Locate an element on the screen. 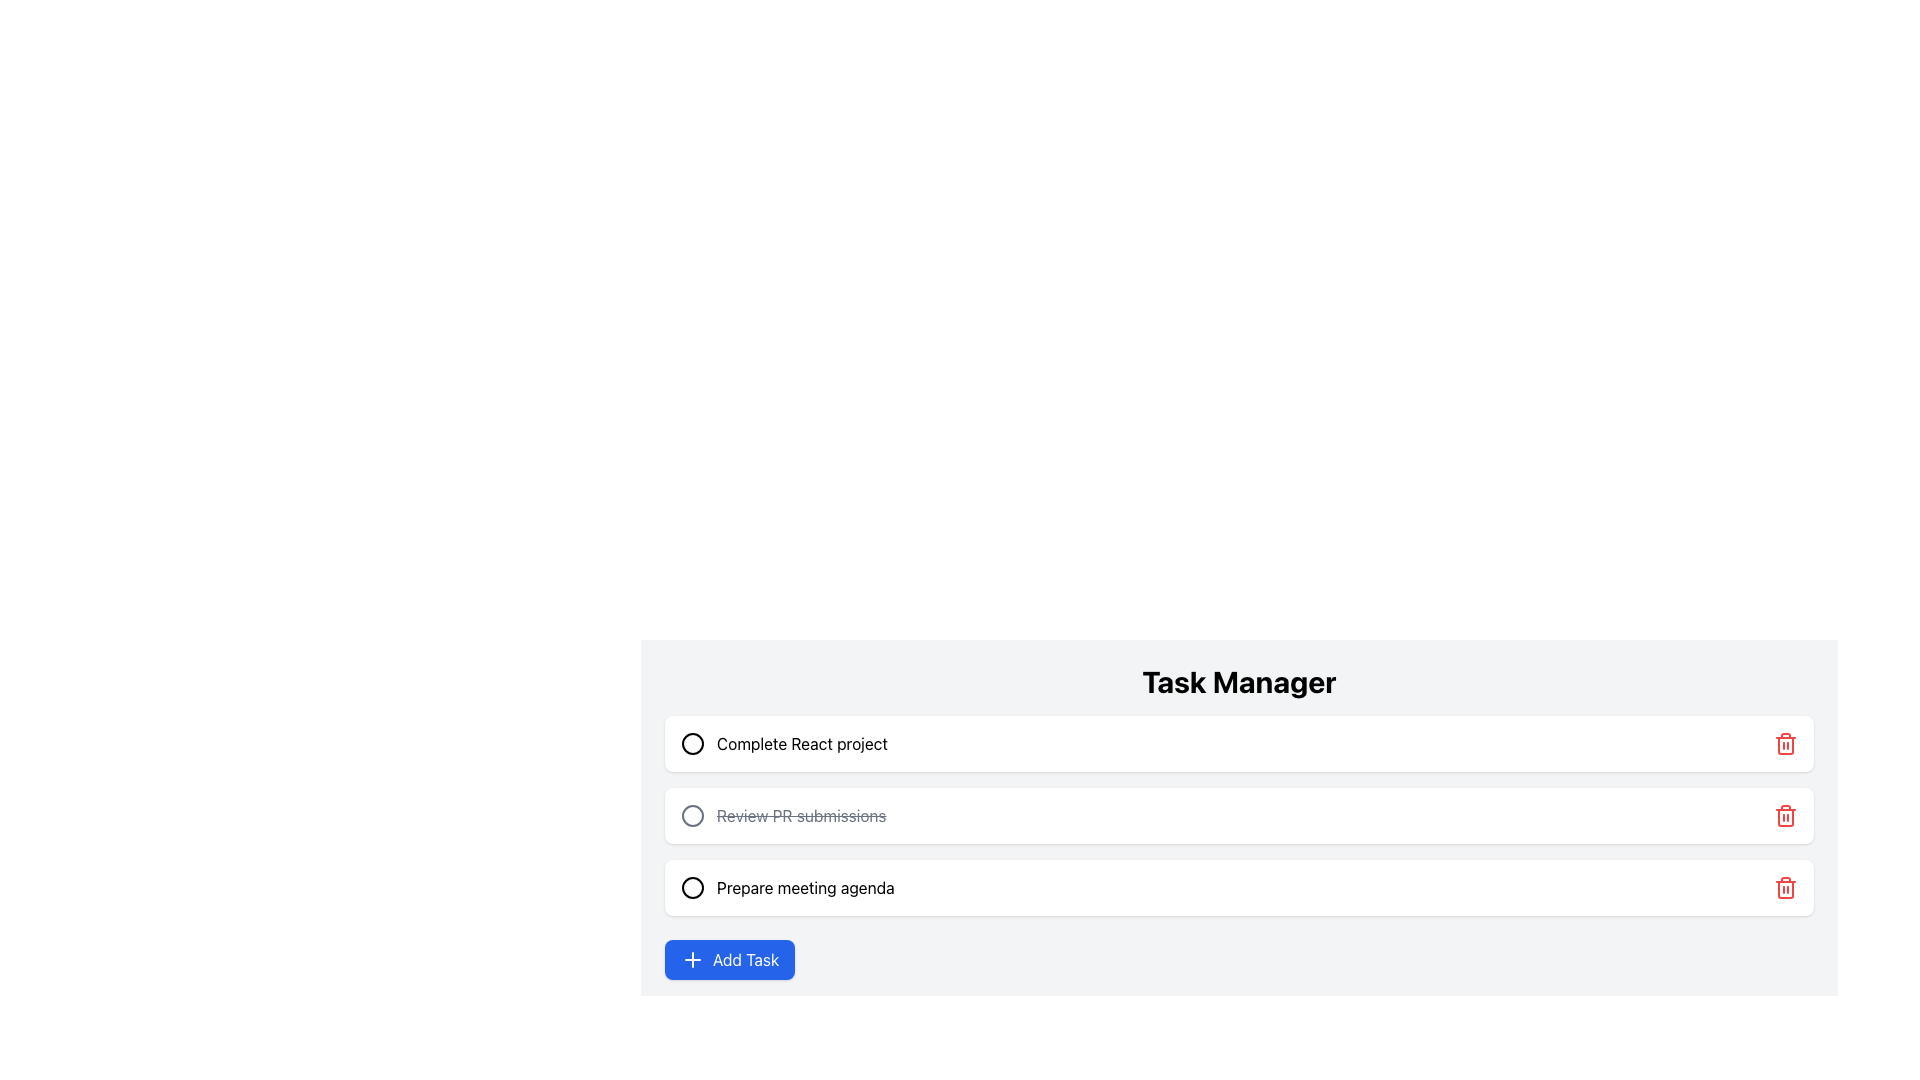  the SVG plus icon located to the left of the 'Add Task' text within the button at the bottom of the task list for navigation purposes is located at coordinates (692, 959).